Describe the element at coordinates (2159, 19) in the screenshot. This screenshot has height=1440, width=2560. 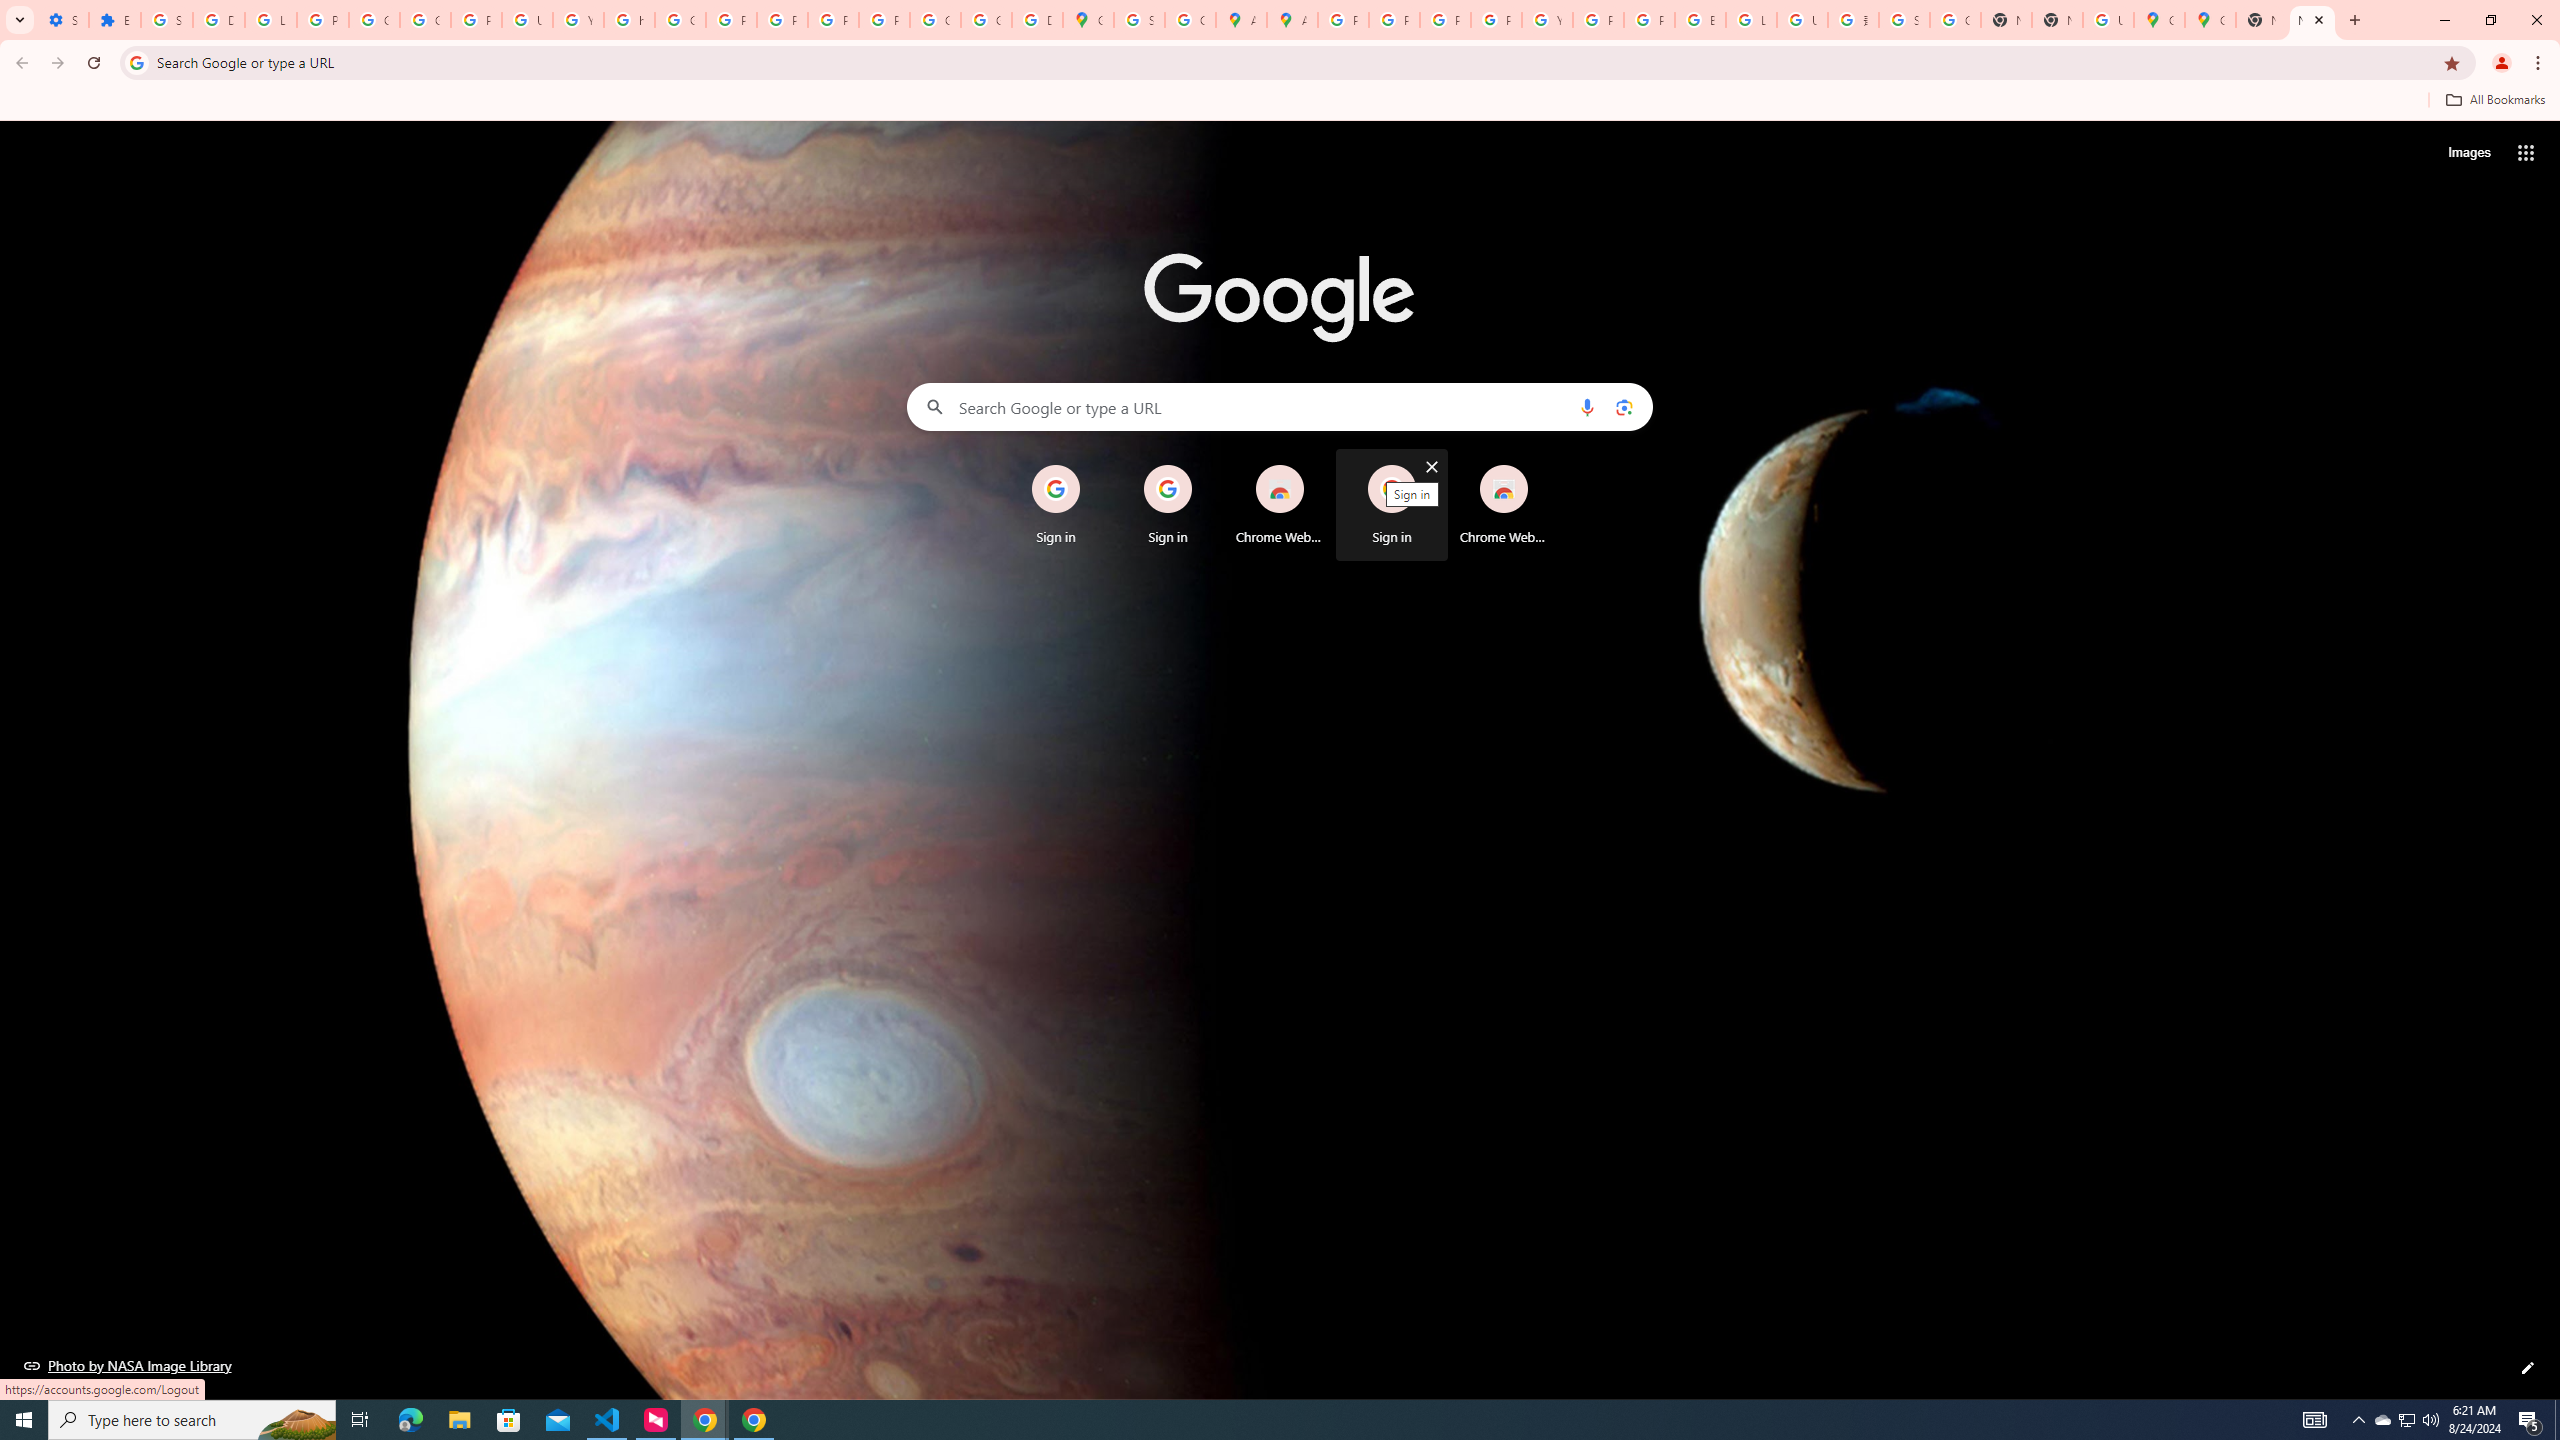
I see `'Google Maps'` at that location.